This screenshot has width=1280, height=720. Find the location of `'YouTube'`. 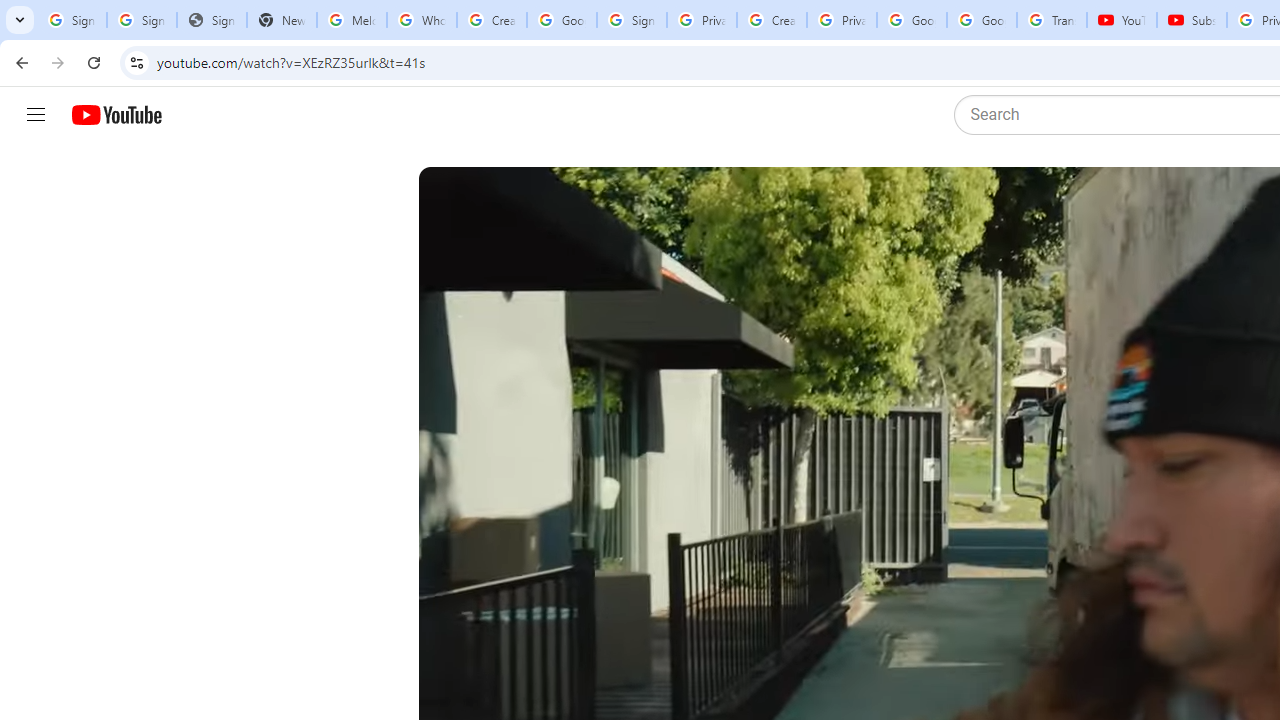

'YouTube' is located at coordinates (1121, 20).